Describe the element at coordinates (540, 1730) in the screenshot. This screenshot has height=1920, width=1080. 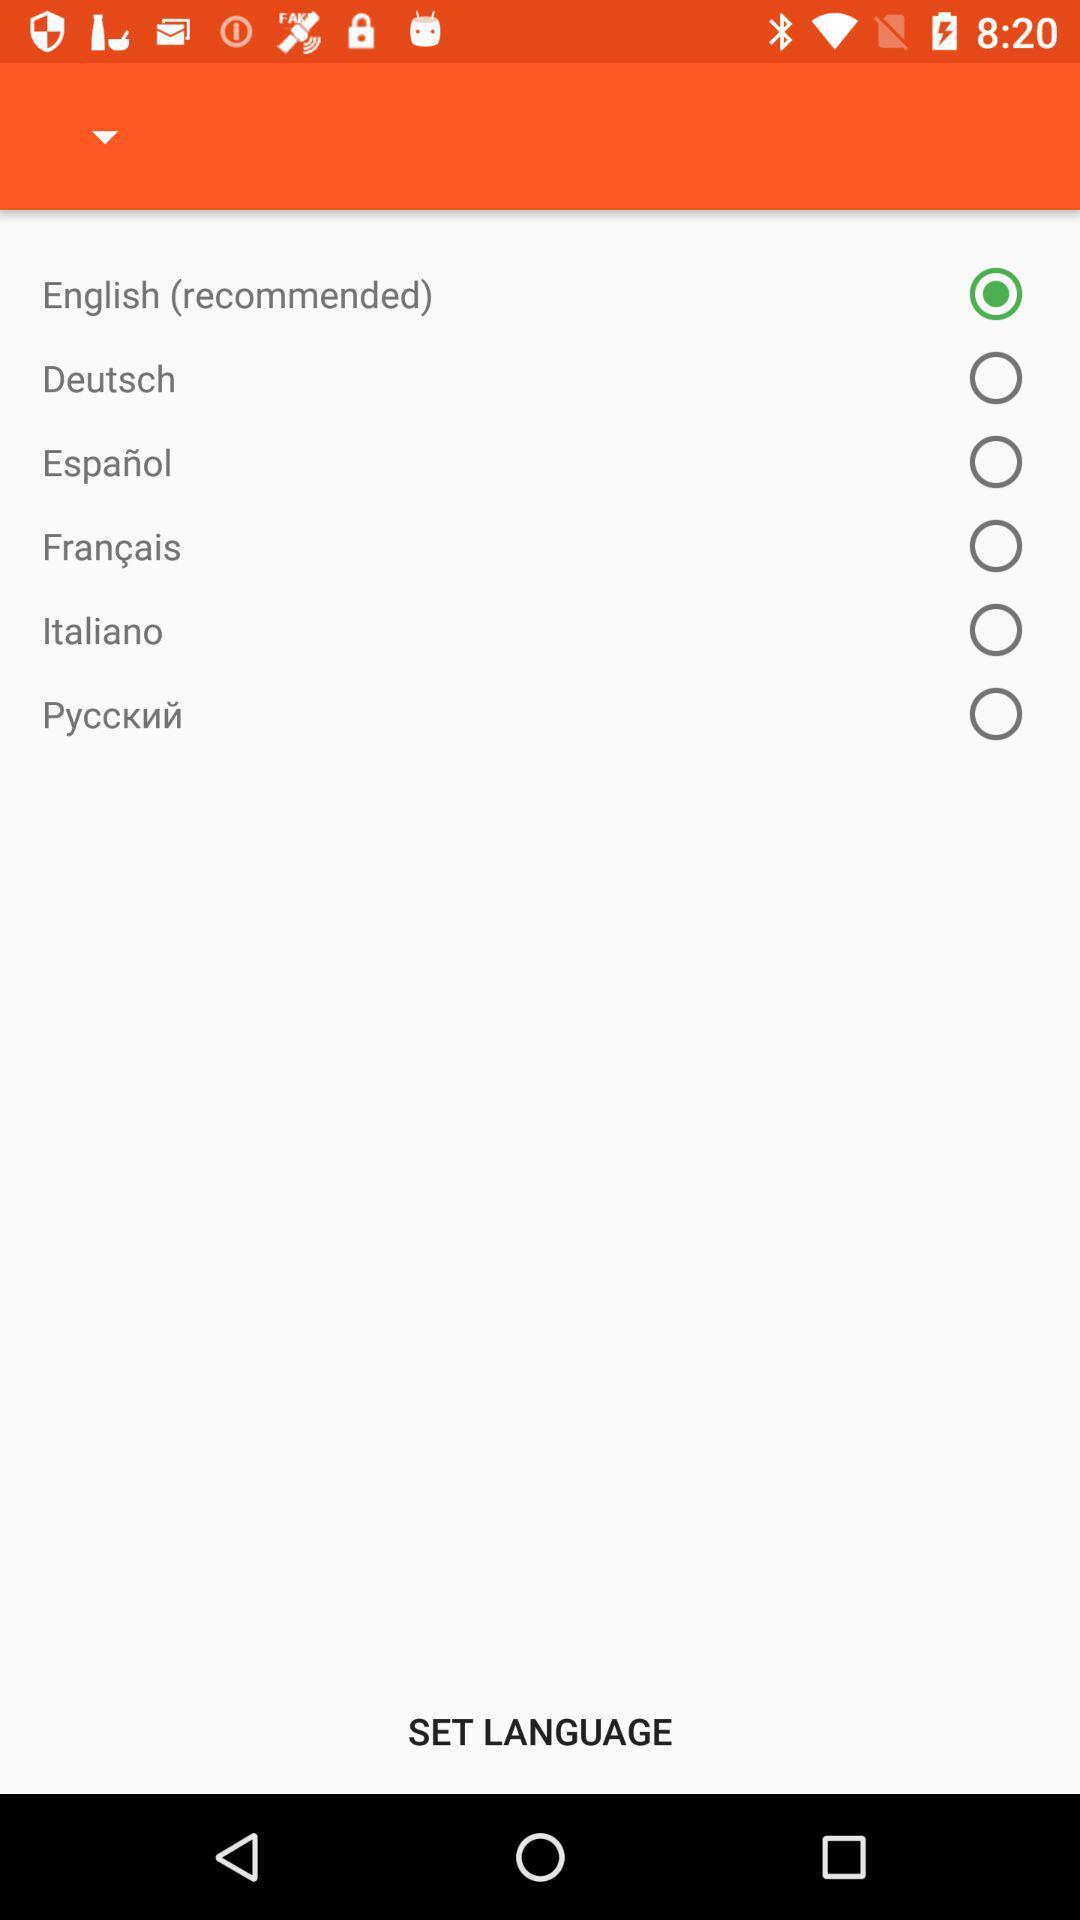
I see `set language icon` at that location.